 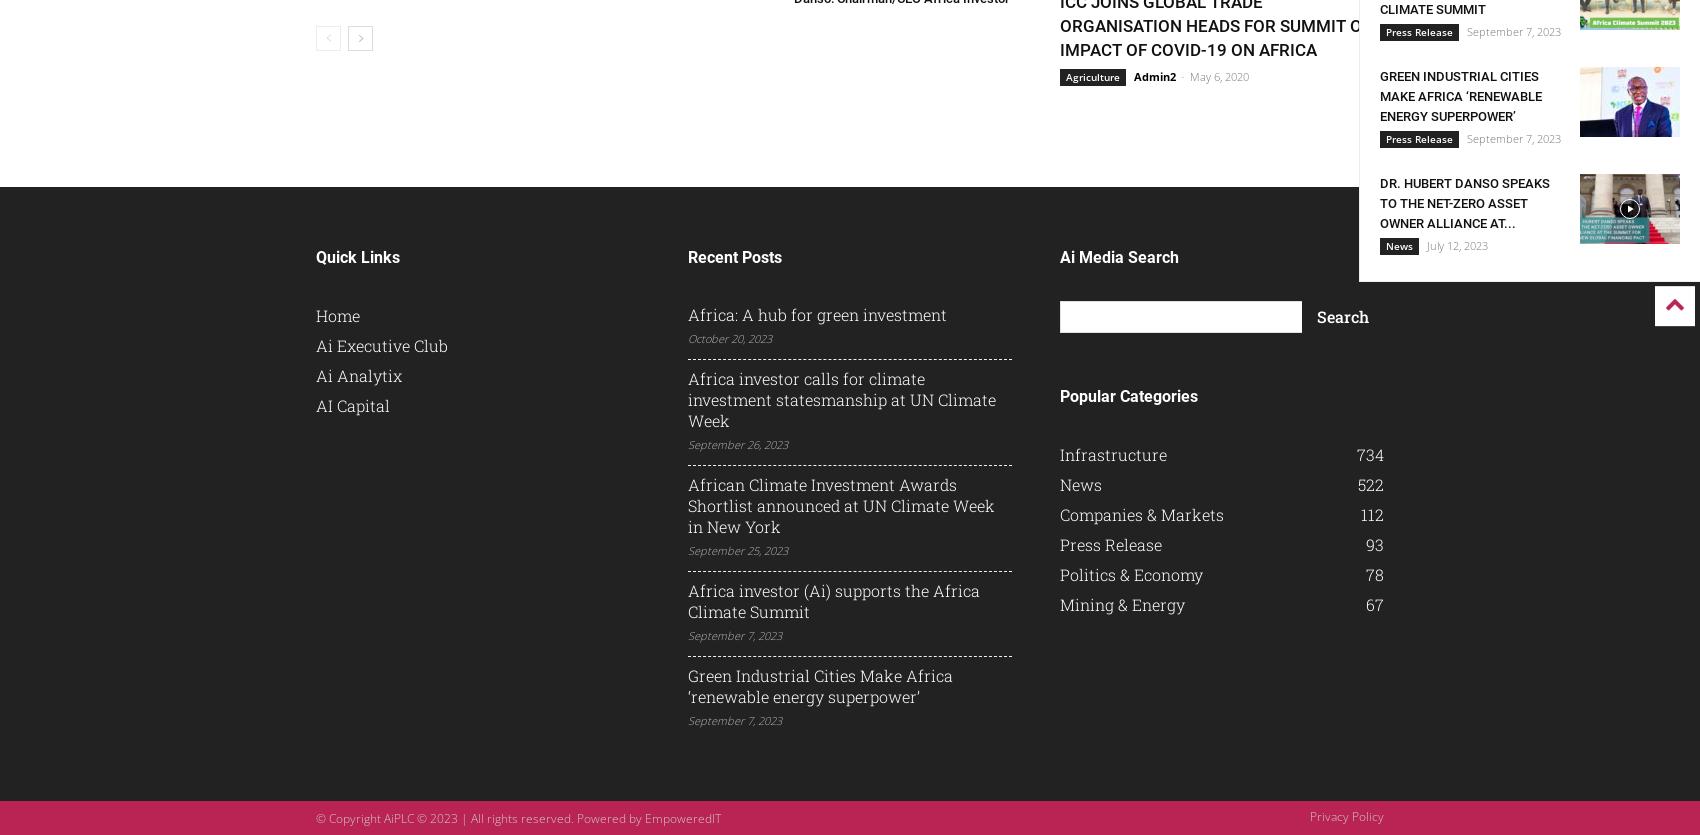 What do you see at coordinates (1374, 574) in the screenshot?
I see `'78'` at bounding box center [1374, 574].